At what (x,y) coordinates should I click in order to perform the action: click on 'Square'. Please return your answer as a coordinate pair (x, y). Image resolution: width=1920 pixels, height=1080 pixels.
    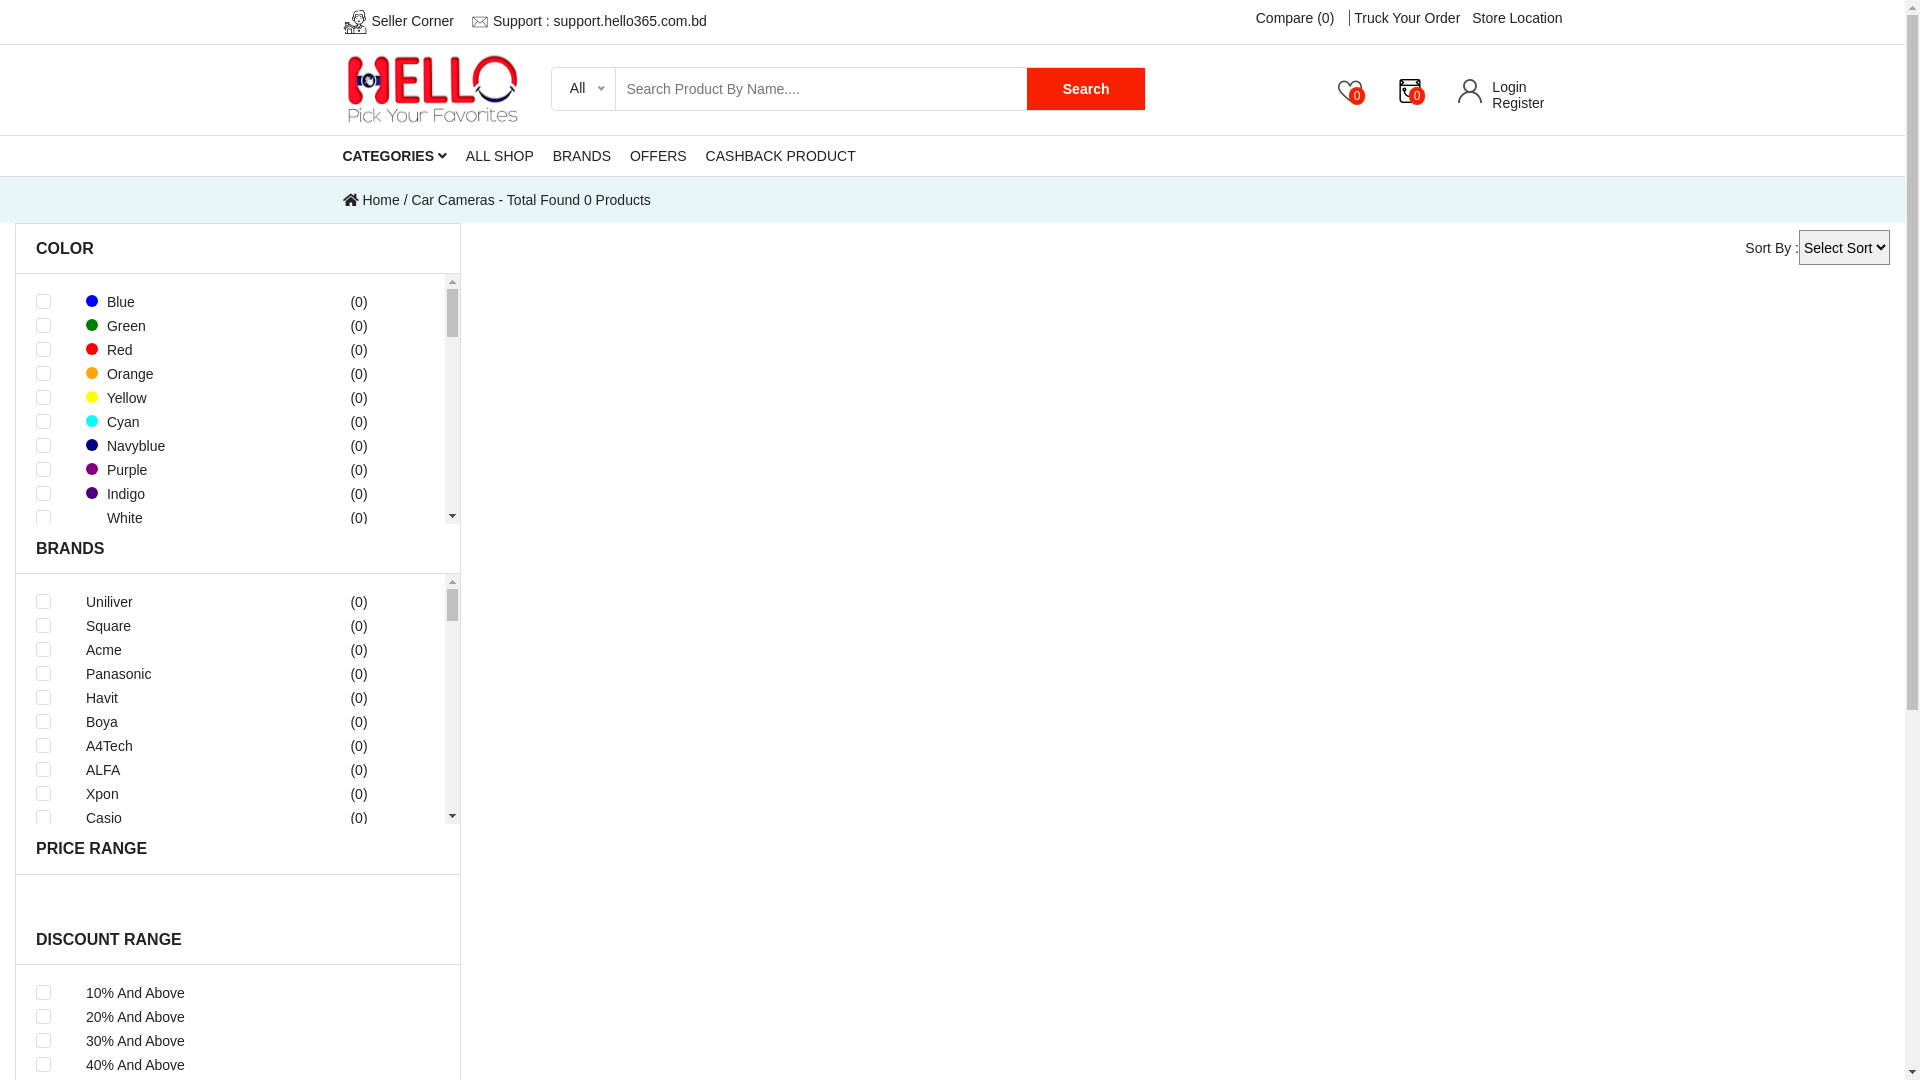
    Looking at the image, I should click on (187, 624).